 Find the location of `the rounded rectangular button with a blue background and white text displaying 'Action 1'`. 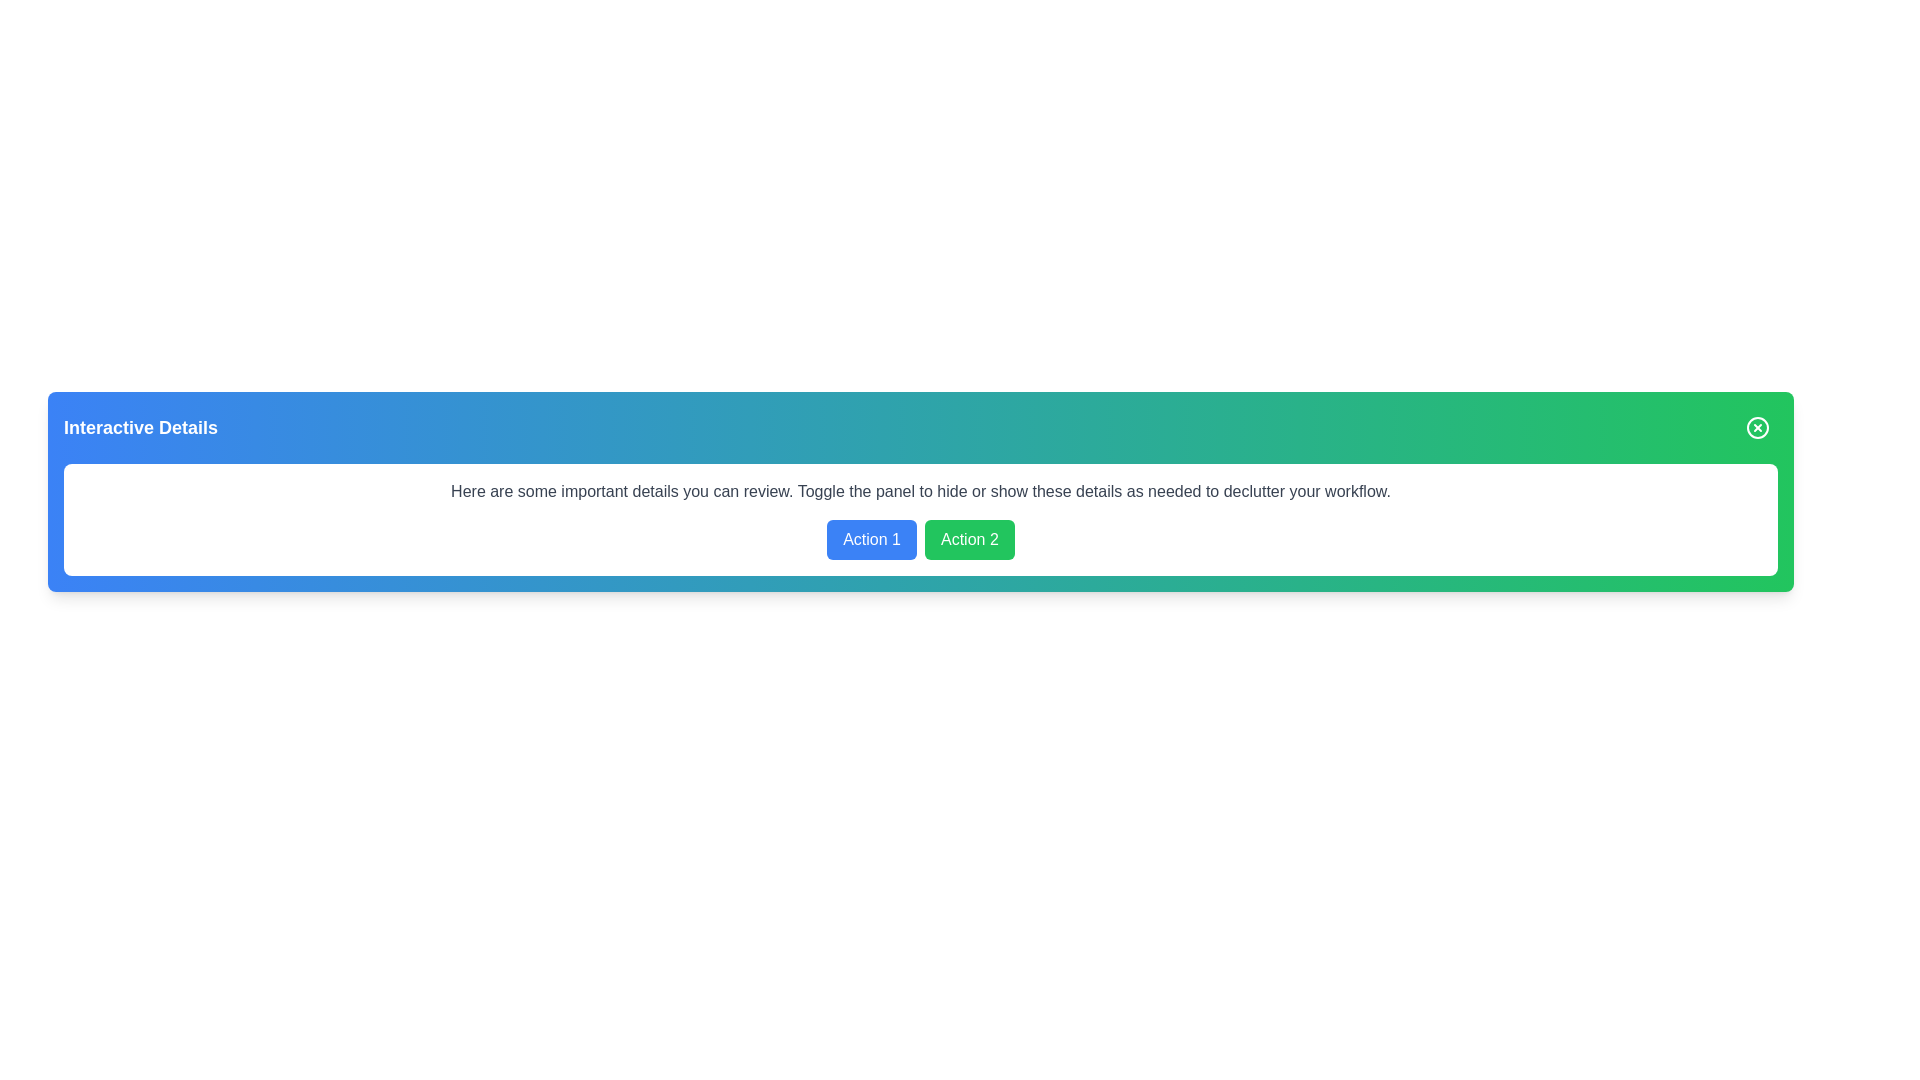

the rounded rectangular button with a blue background and white text displaying 'Action 1' is located at coordinates (872, 540).